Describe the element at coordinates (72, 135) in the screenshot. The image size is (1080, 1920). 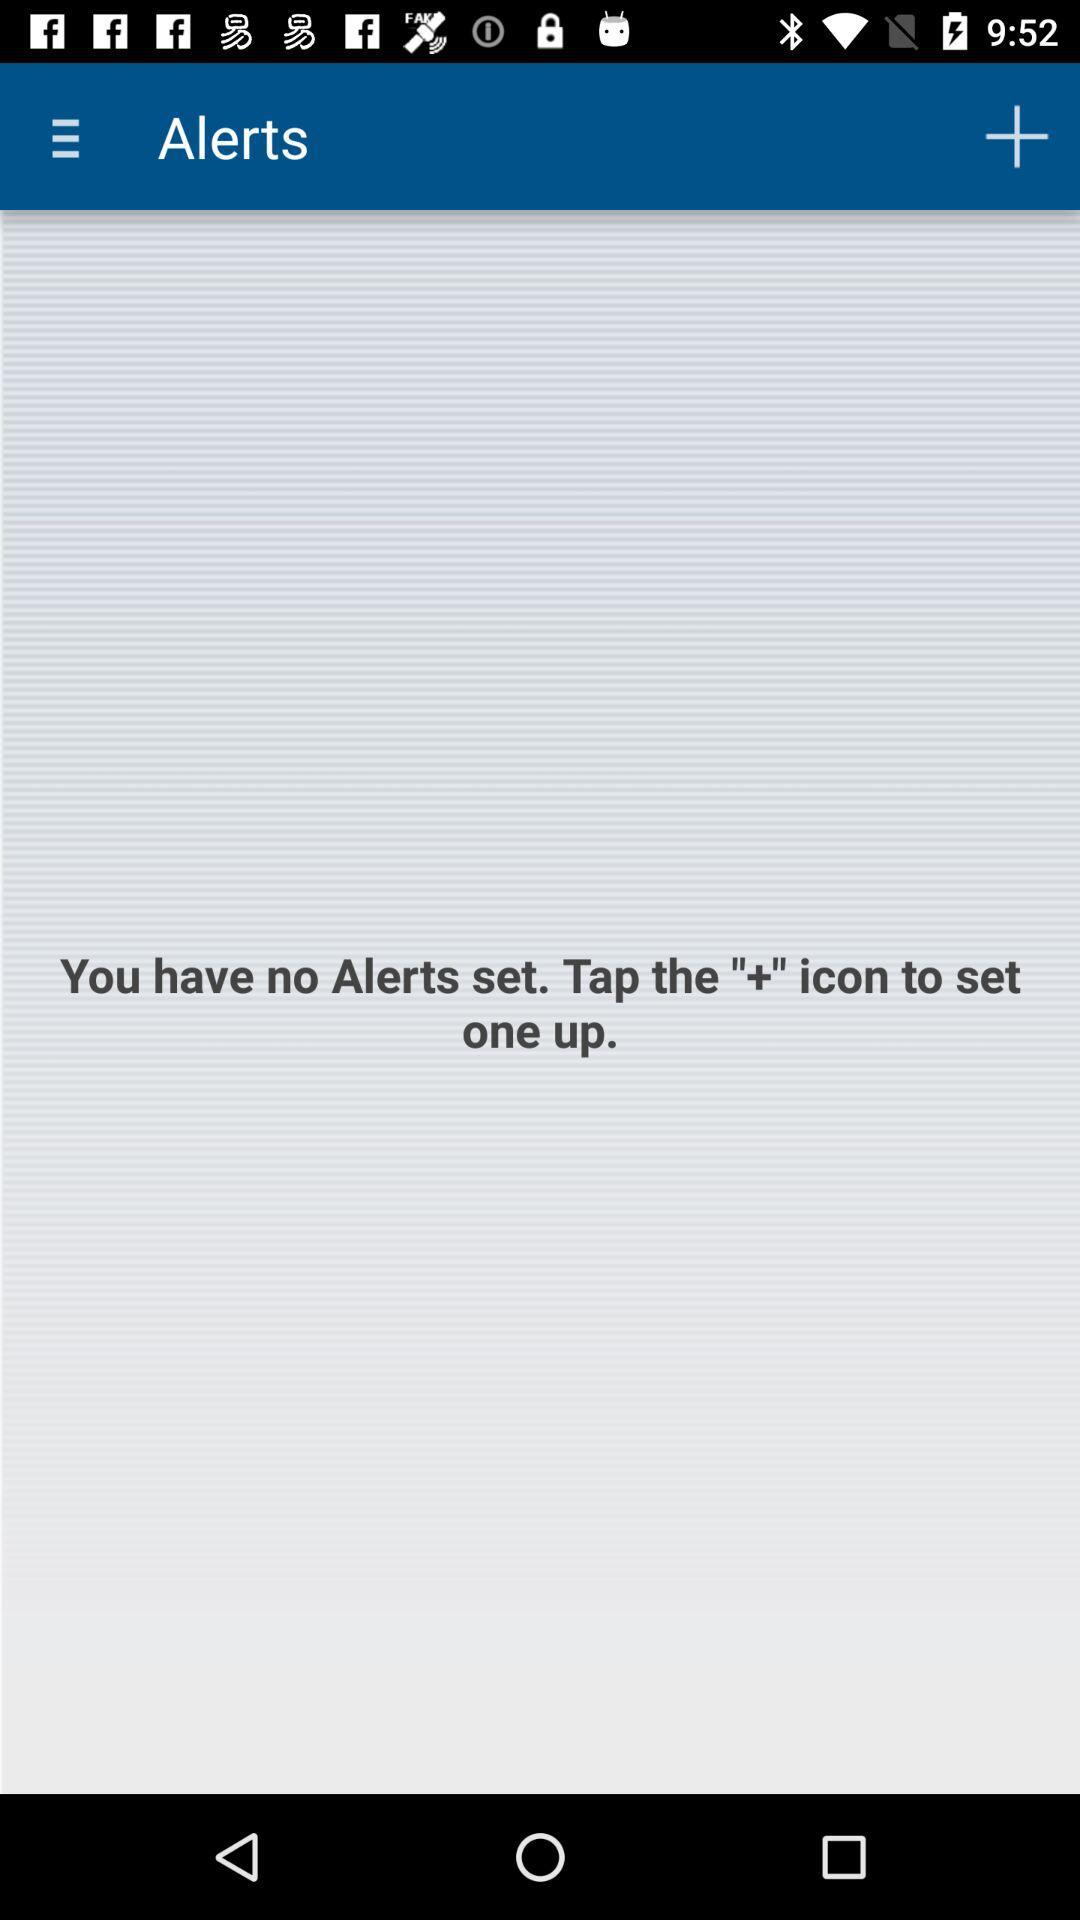
I see `icon next to the alerts icon` at that location.